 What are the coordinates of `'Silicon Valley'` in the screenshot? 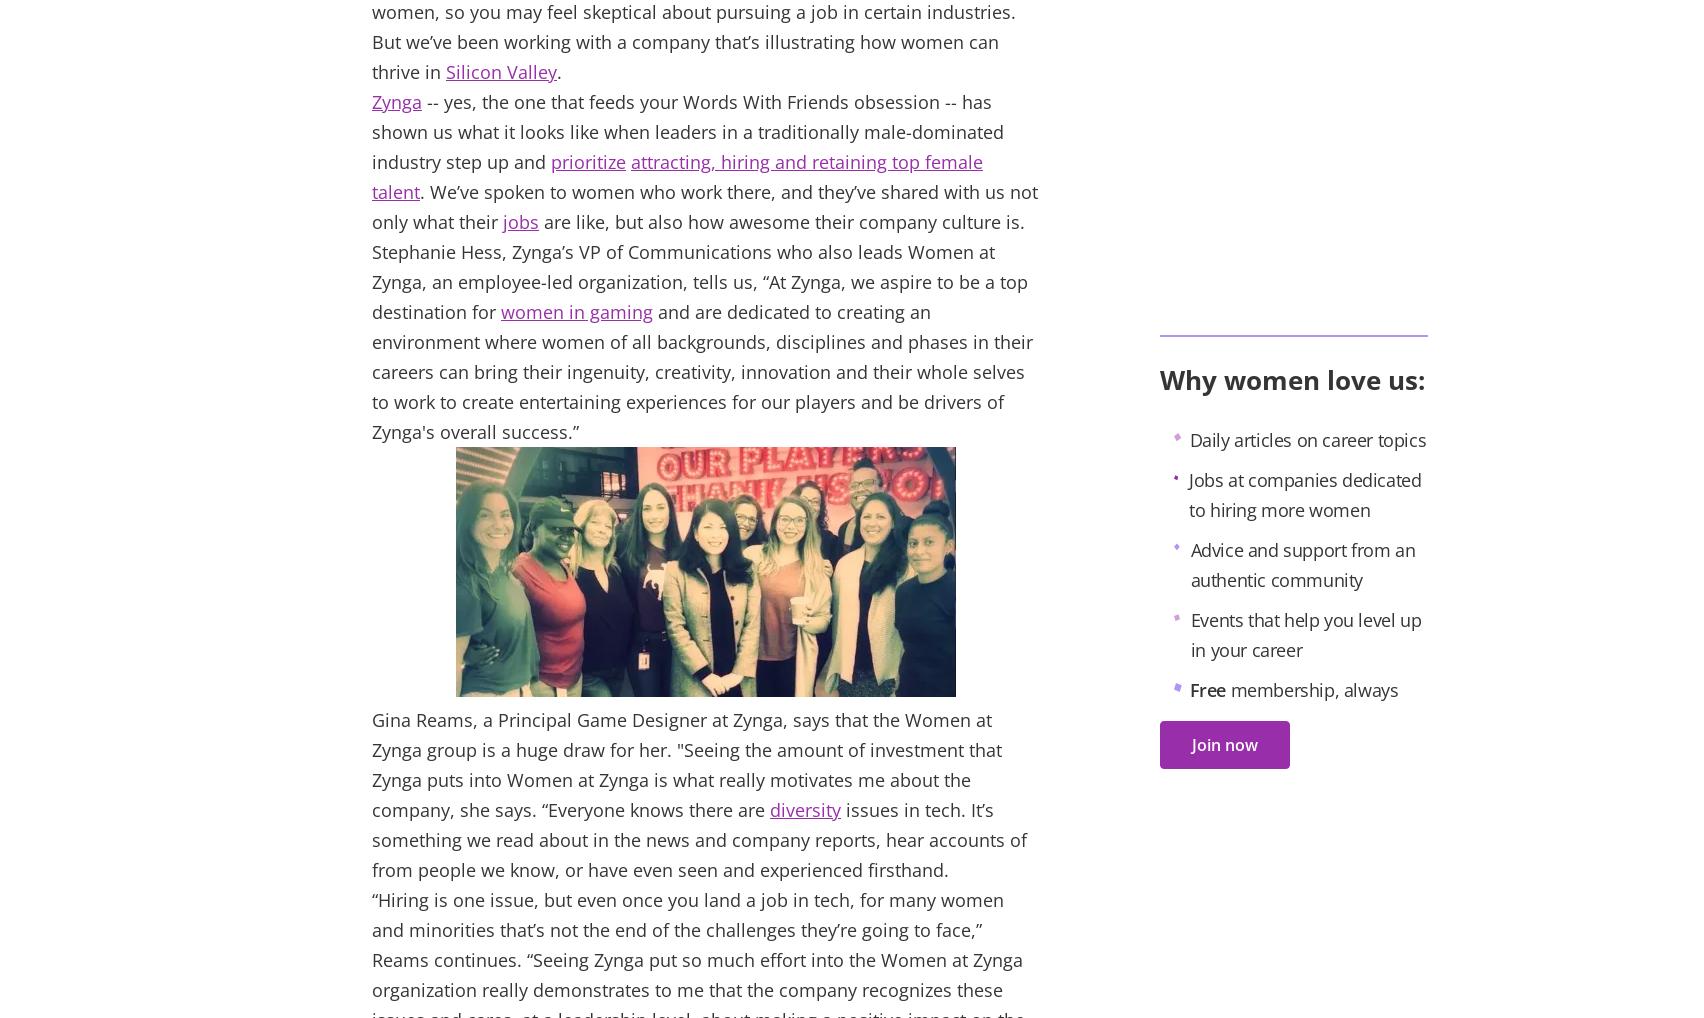 It's located at (501, 71).